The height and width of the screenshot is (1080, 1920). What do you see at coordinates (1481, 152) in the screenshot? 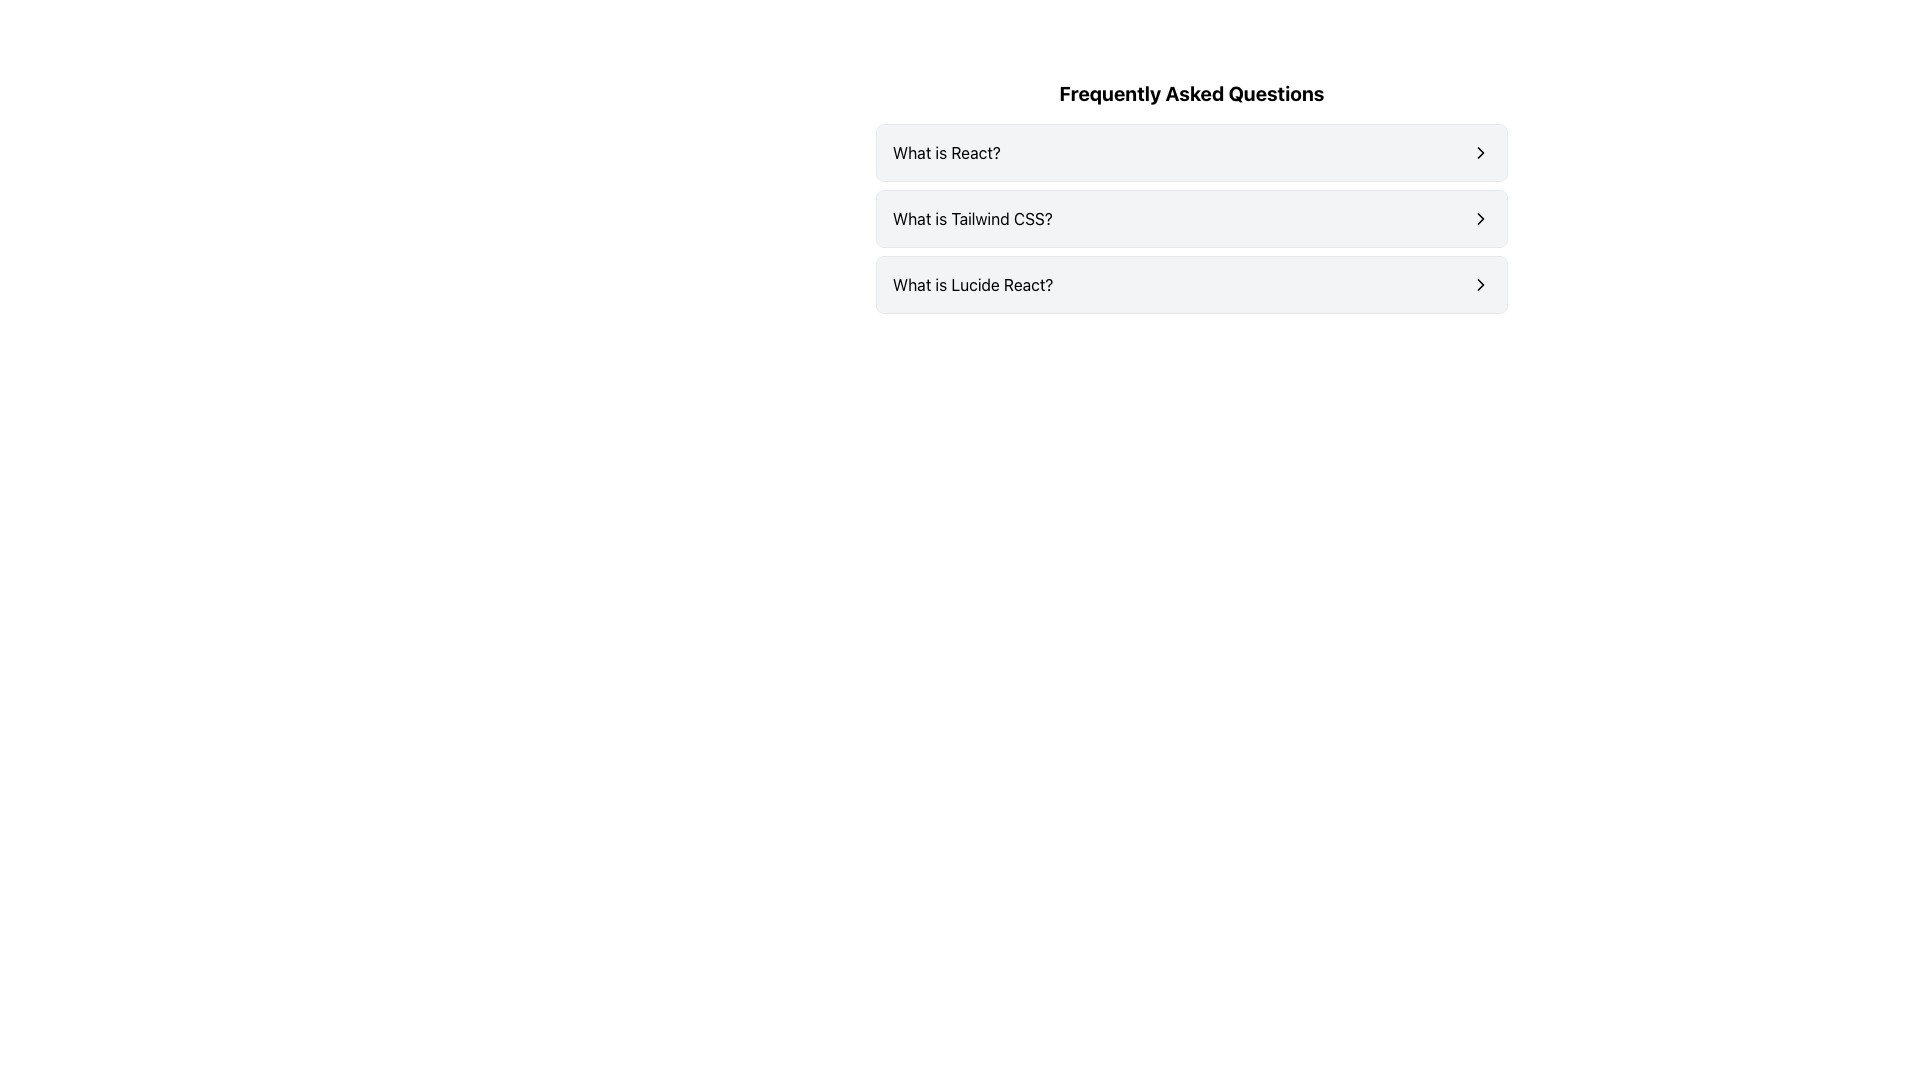
I see `the rightward-pointing arrow icon in the 'What is React?' FAQ item` at bounding box center [1481, 152].